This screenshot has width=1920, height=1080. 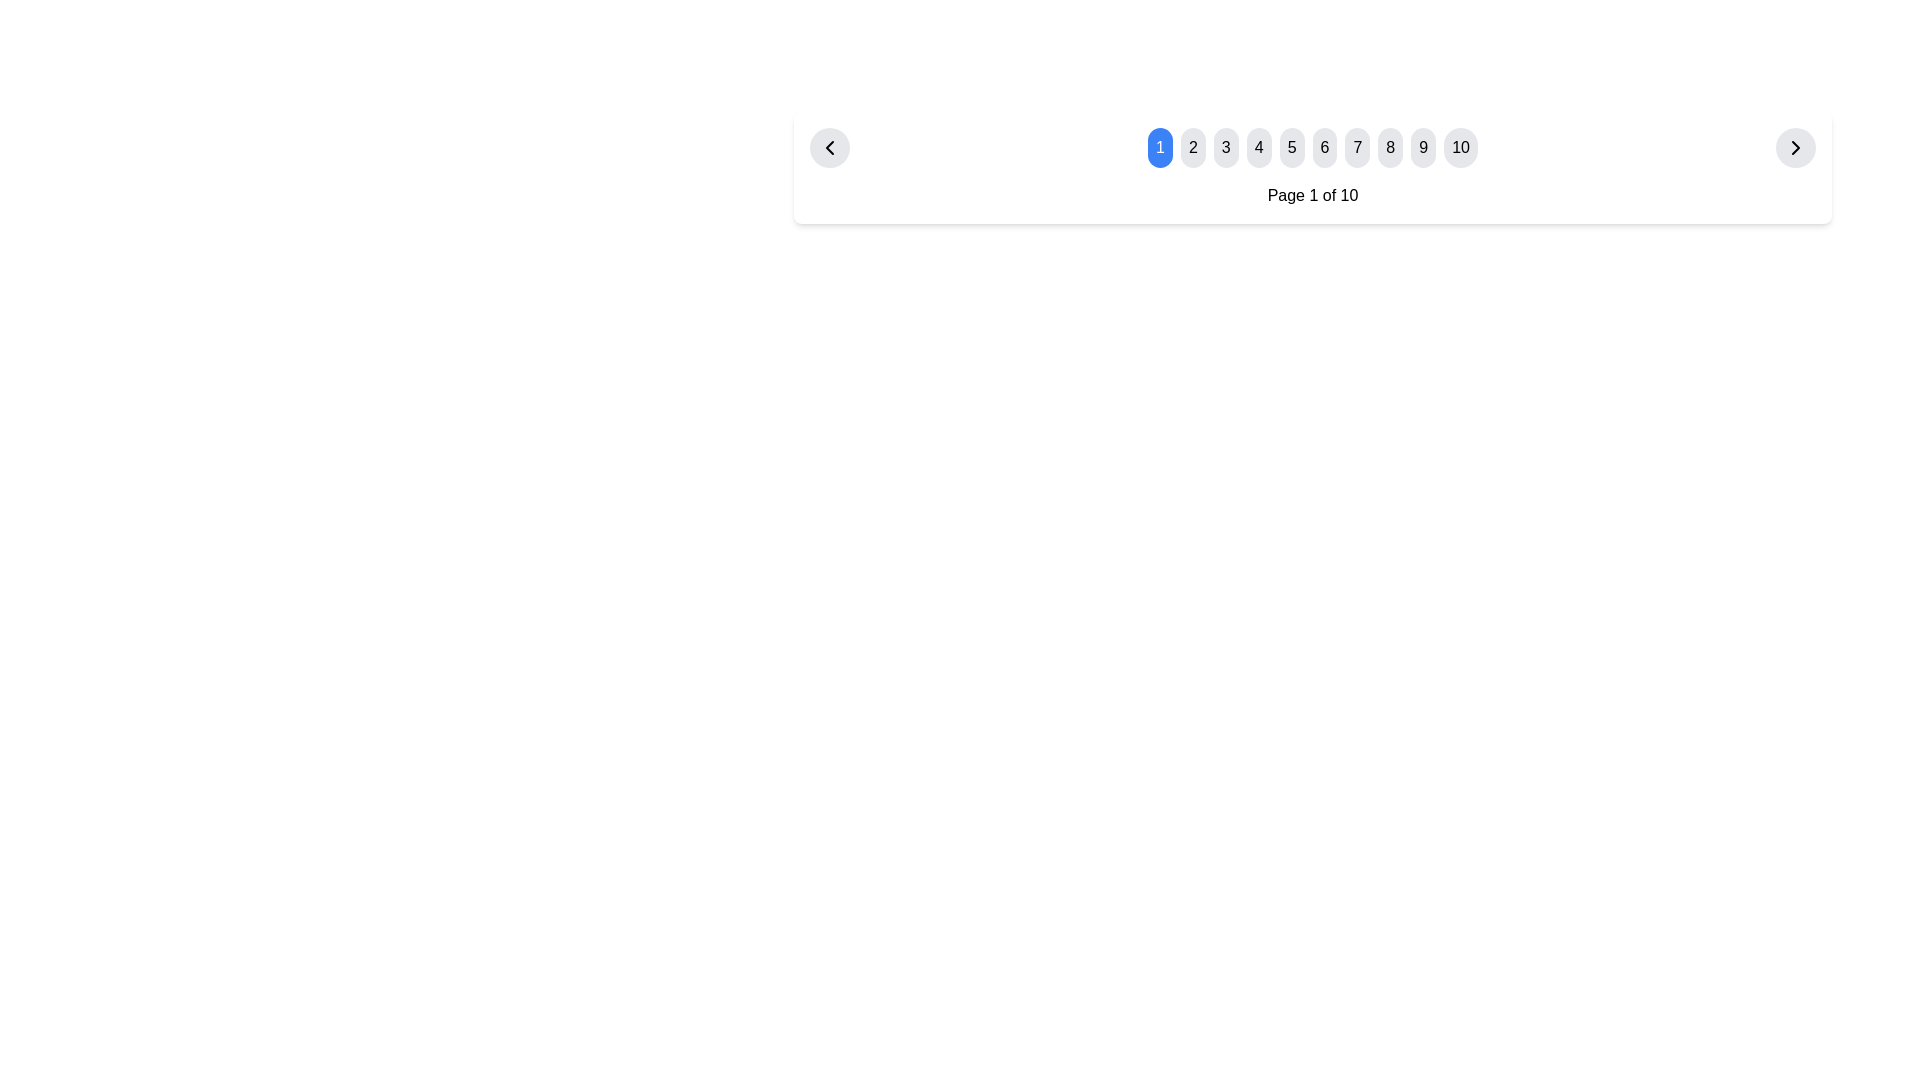 What do you see at coordinates (1324, 146) in the screenshot?
I see `the circular button labeled '6' with a light gray background` at bounding box center [1324, 146].